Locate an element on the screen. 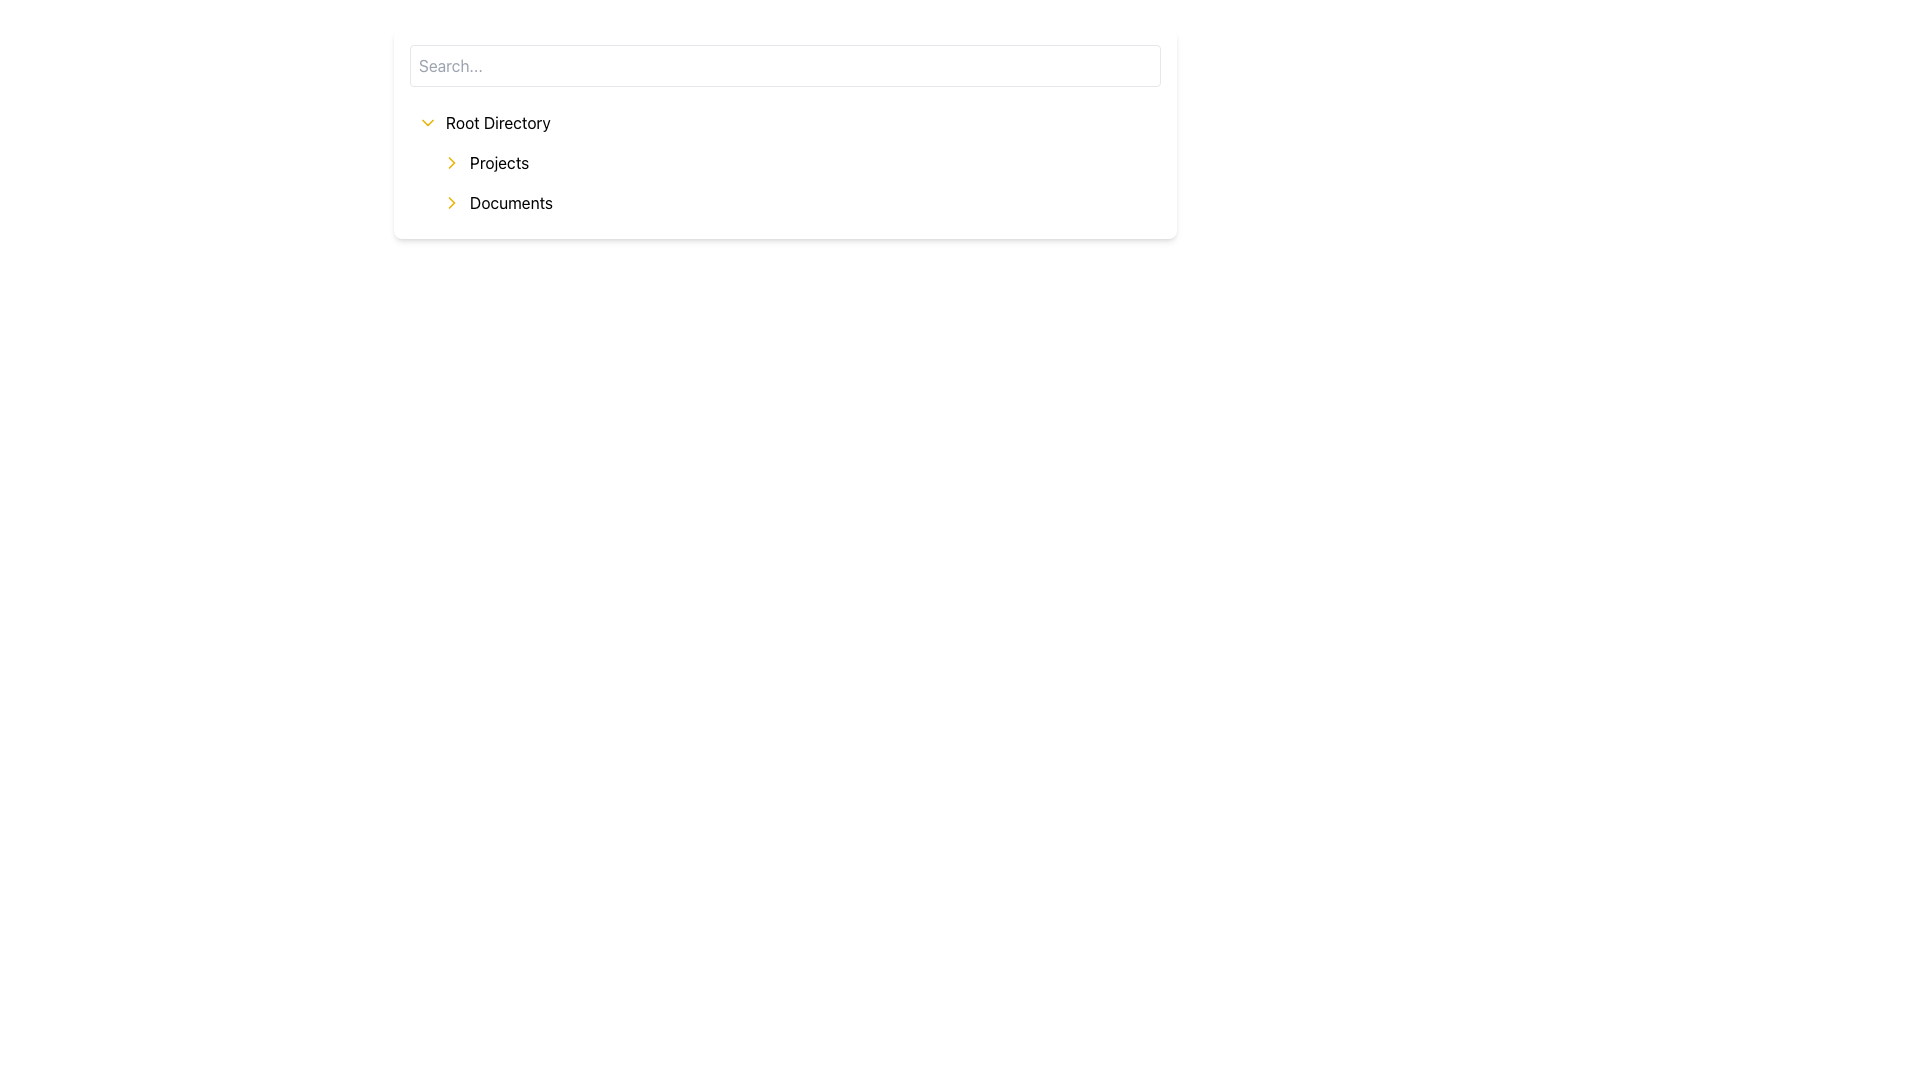 The width and height of the screenshot is (1920, 1080). the 'Projects' text label in the vertical navigation menu is located at coordinates (499, 161).